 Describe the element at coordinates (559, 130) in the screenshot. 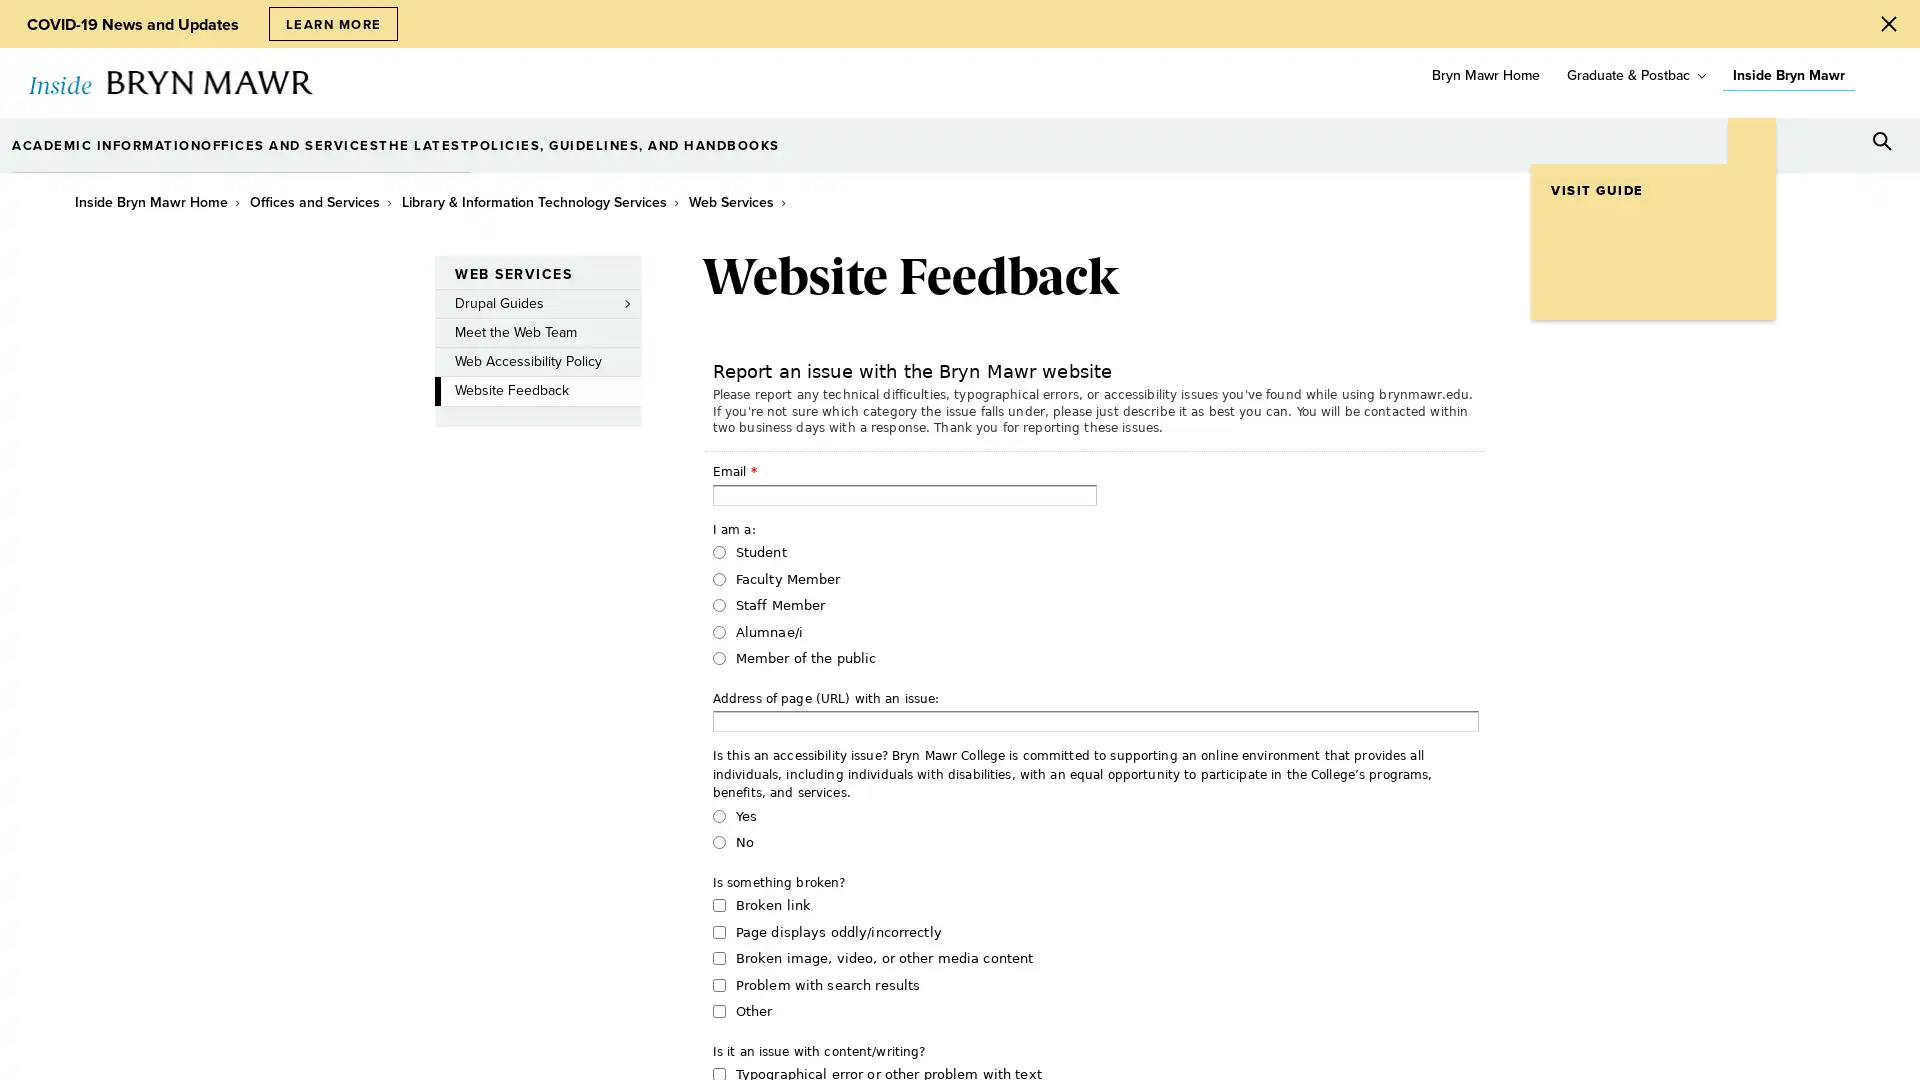

I see `toggle submenu` at that location.